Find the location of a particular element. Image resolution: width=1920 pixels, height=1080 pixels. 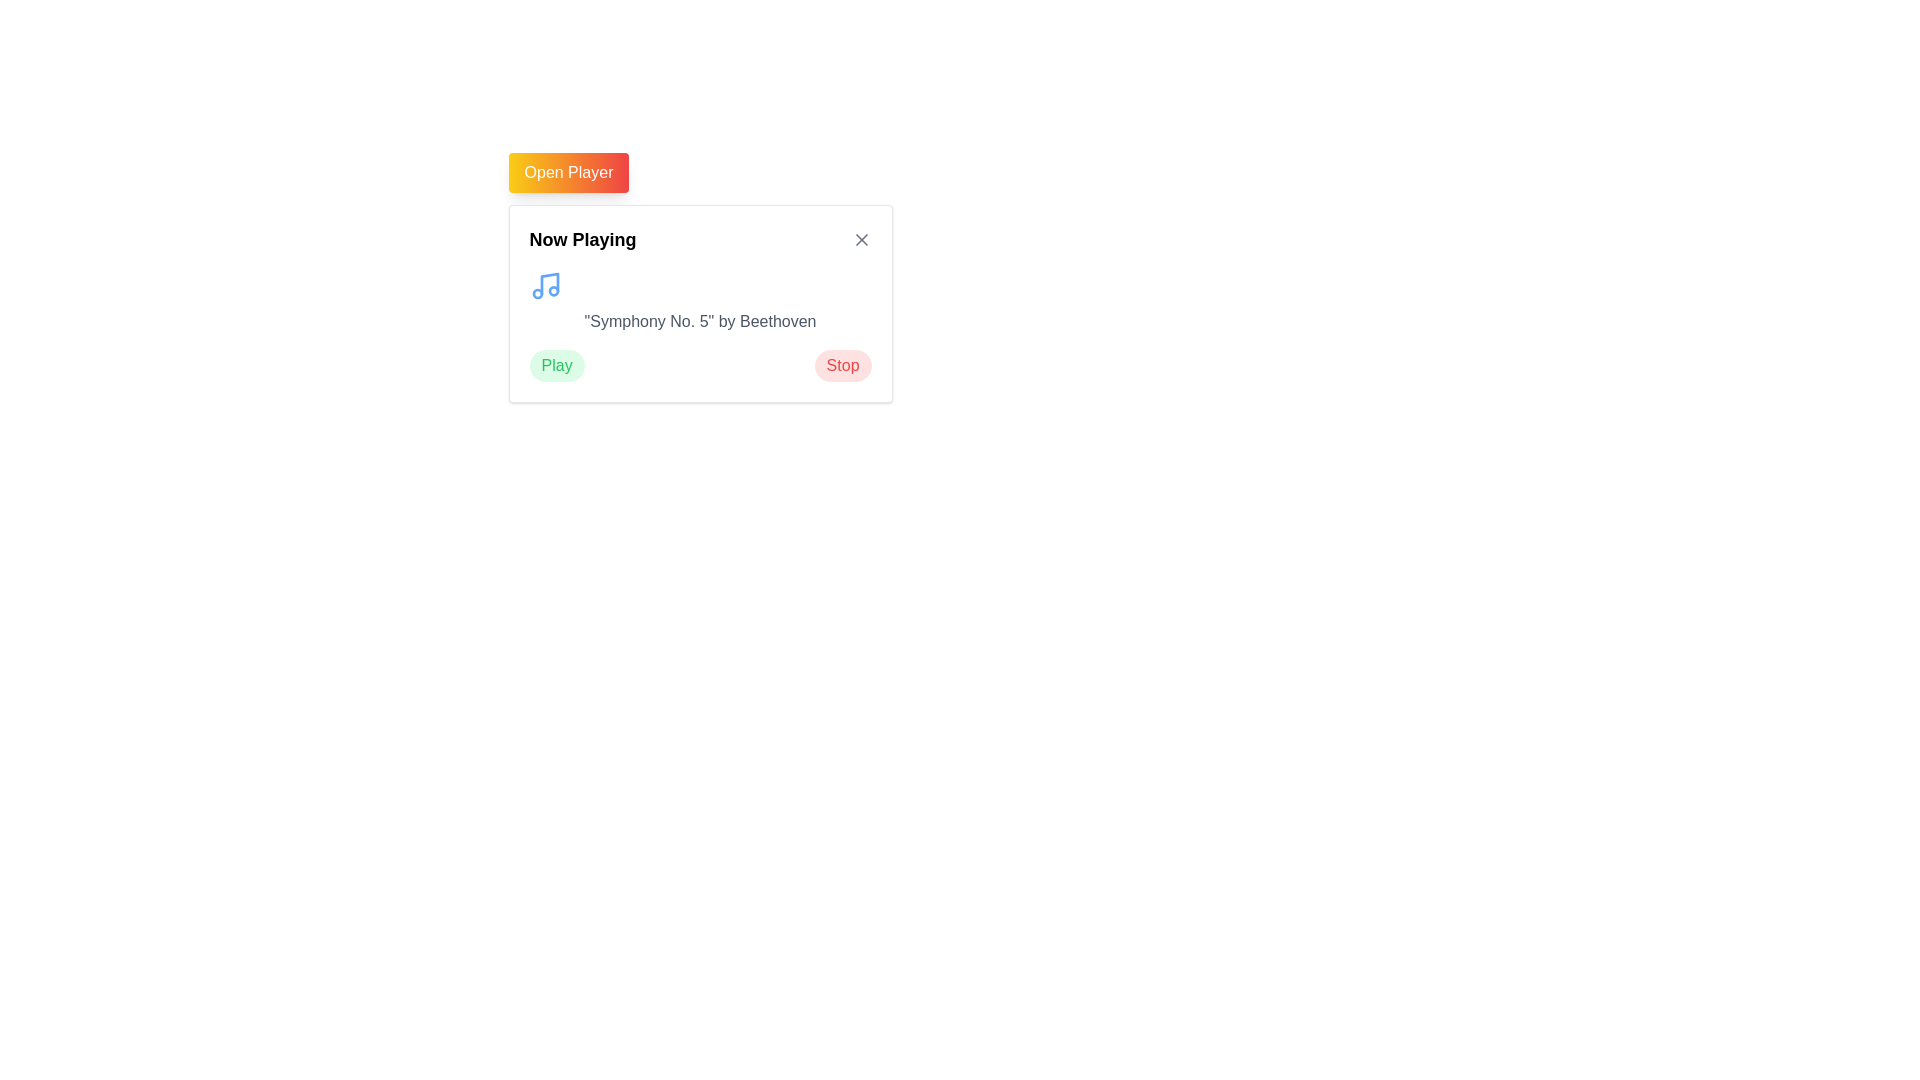

the bold text label displaying 'Now Playing' located at the top-left corner of a card layout is located at coordinates (582, 238).